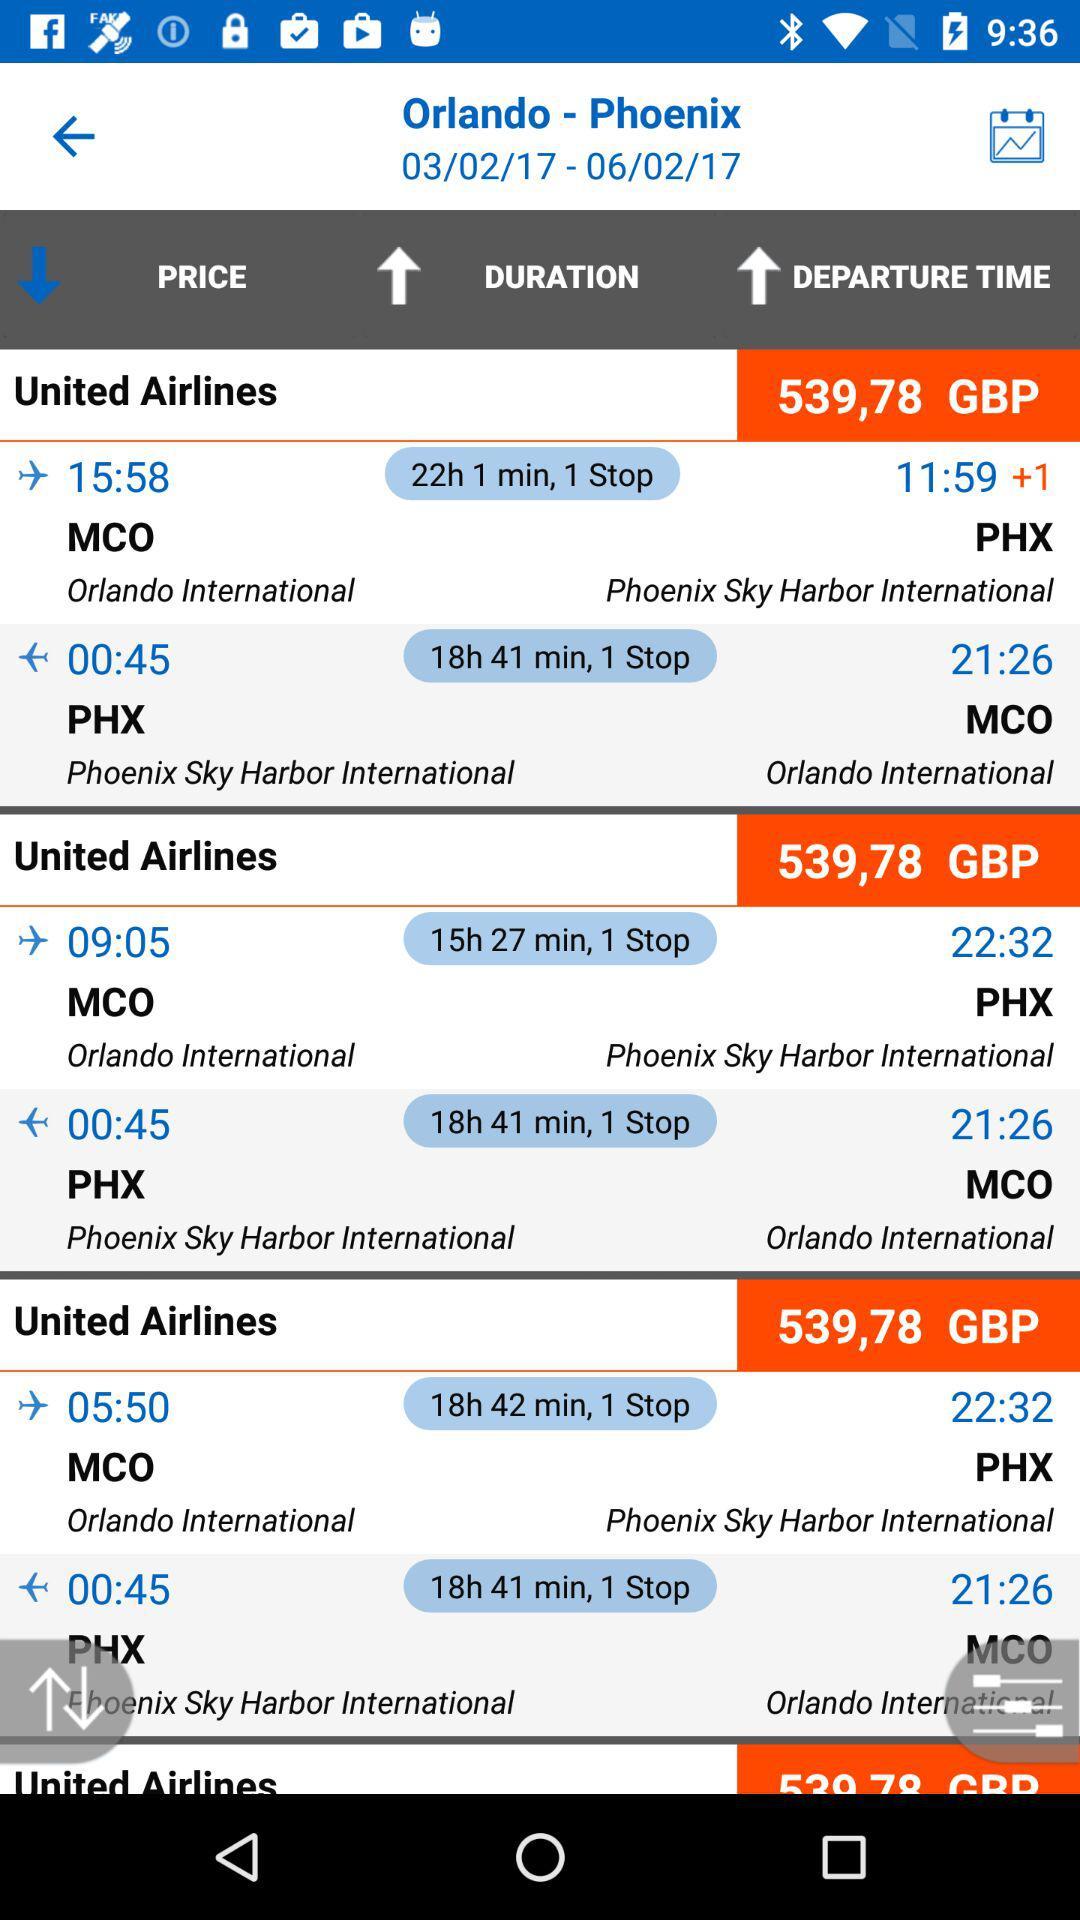 Image resolution: width=1080 pixels, height=1920 pixels. I want to click on reorder from high to low, so click(77, 1700).